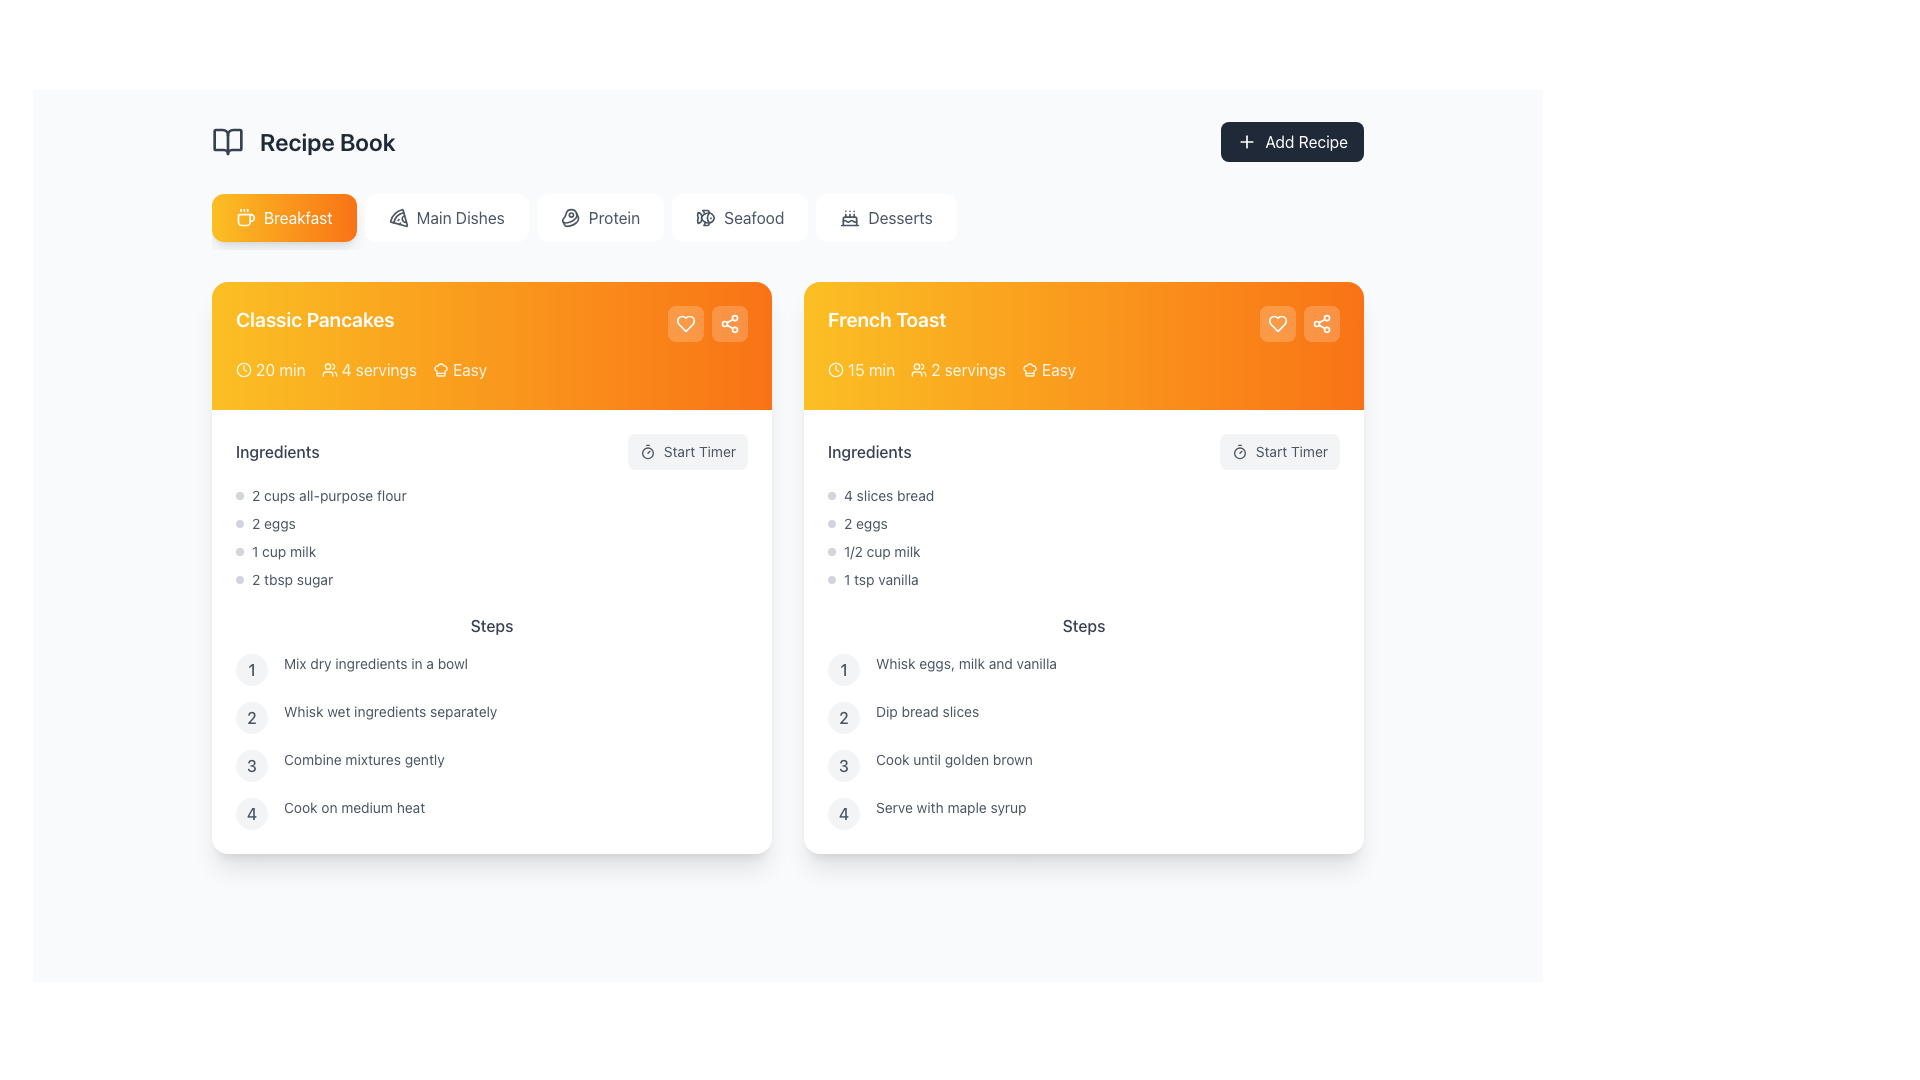 This screenshot has height=1080, width=1920. I want to click on the beef cut-like icon located at the center-left of the 'Protein' button in the navigation bar under 'Recipe Book', so click(569, 218).